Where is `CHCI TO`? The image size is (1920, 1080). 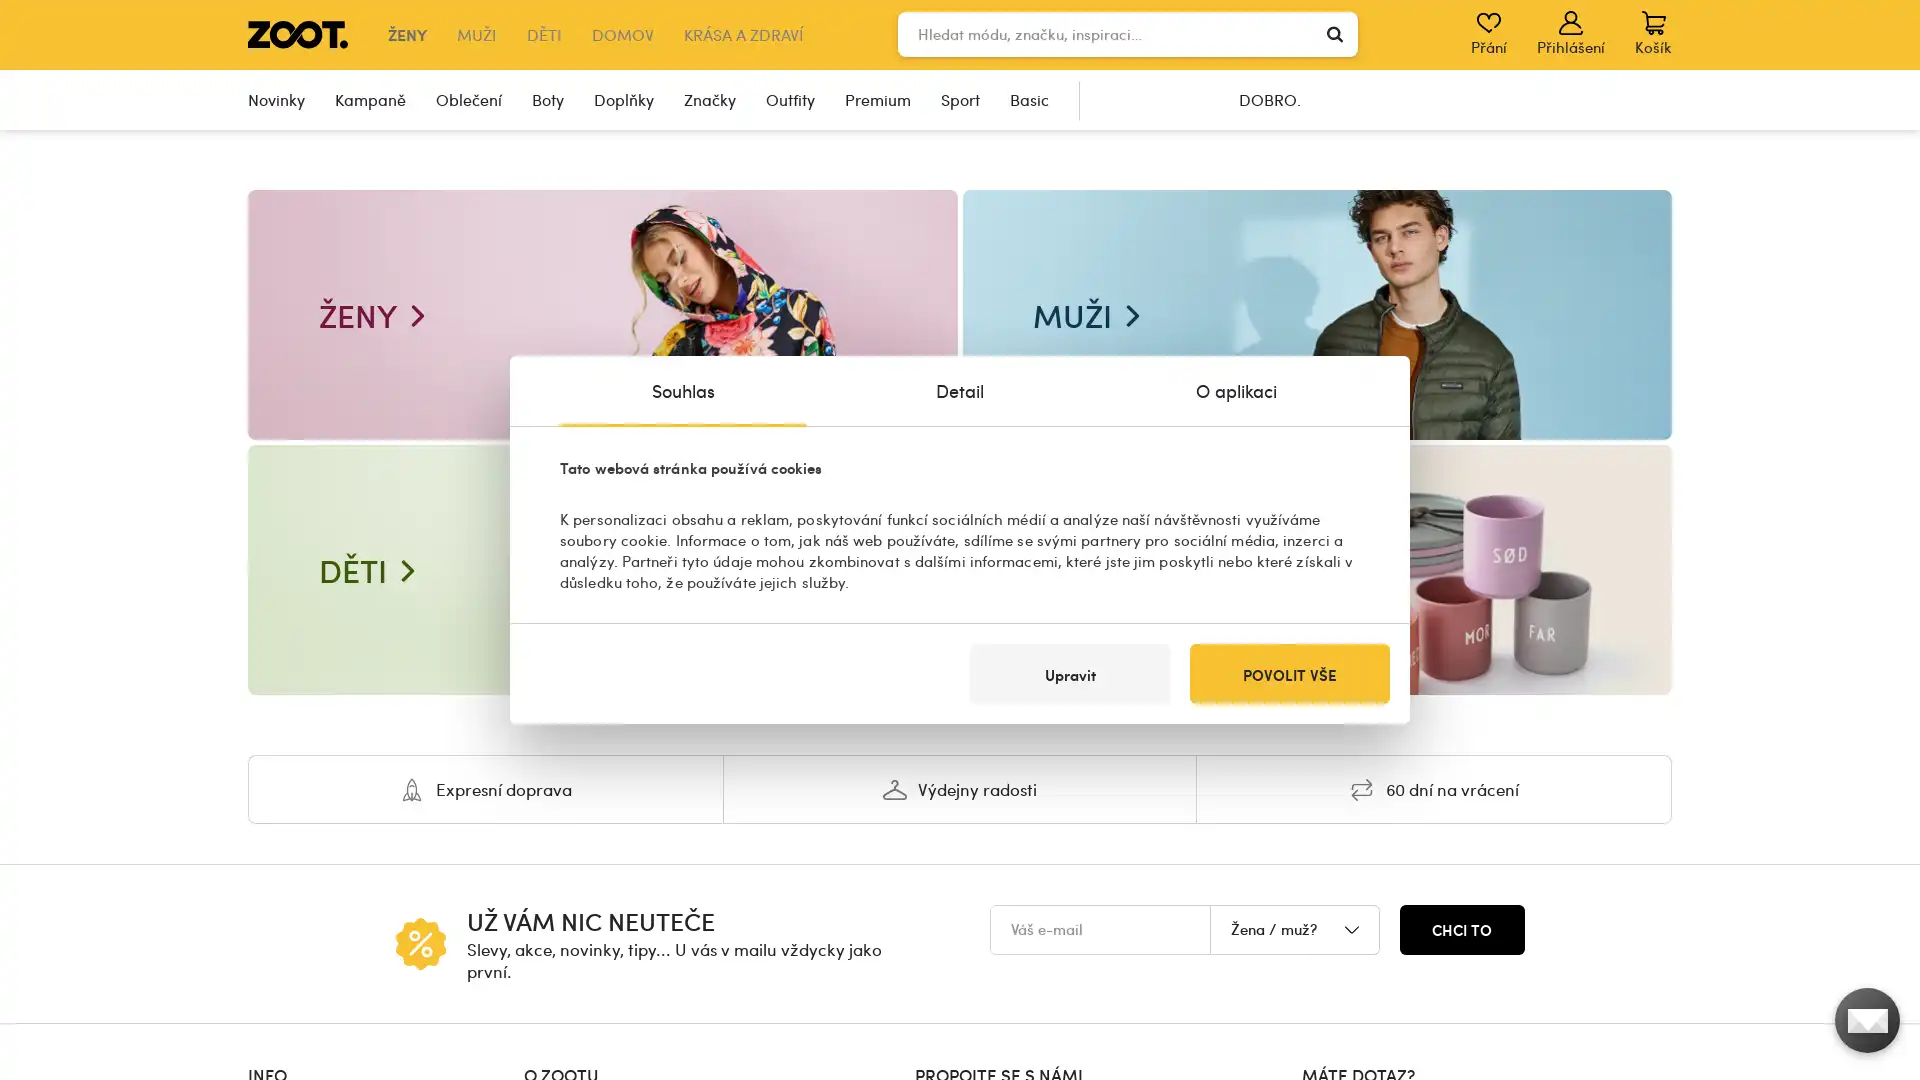
CHCI TO is located at coordinates (1462, 929).